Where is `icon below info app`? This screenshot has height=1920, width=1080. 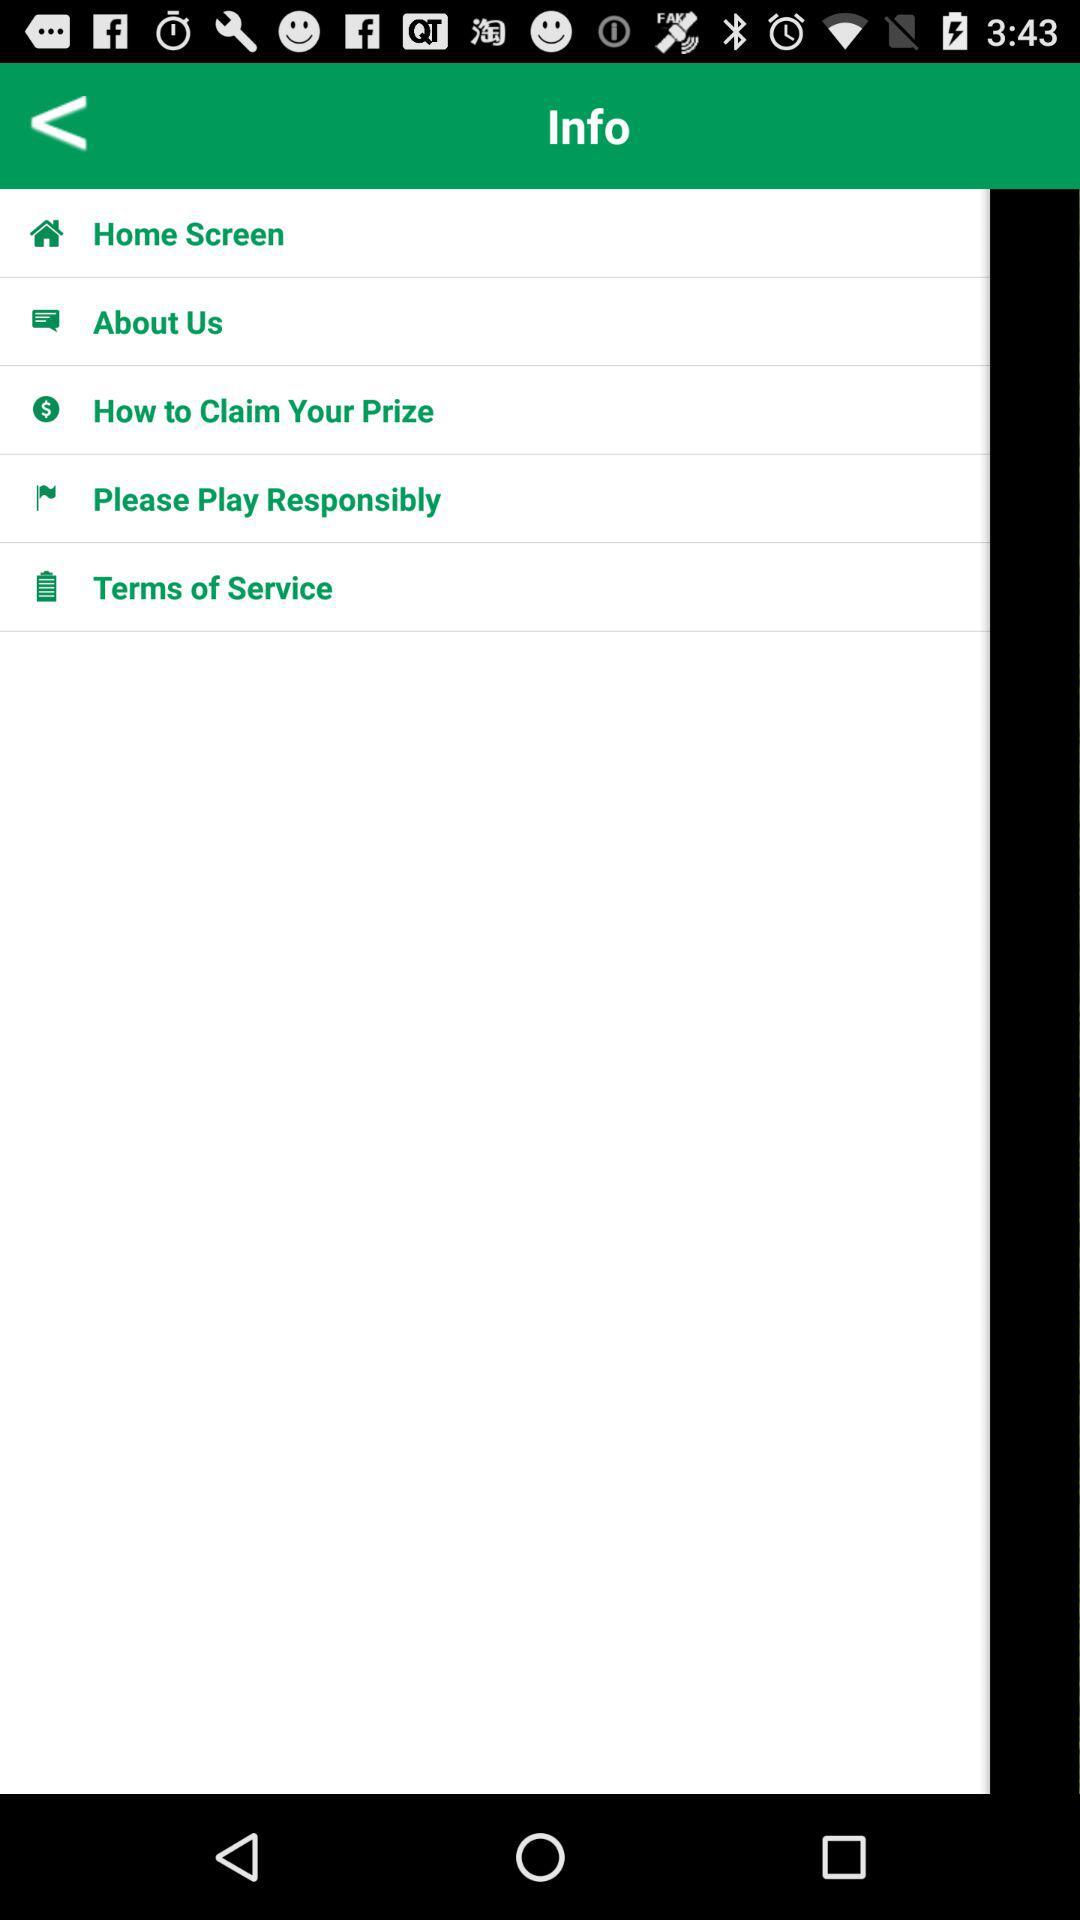 icon below info app is located at coordinates (189, 232).